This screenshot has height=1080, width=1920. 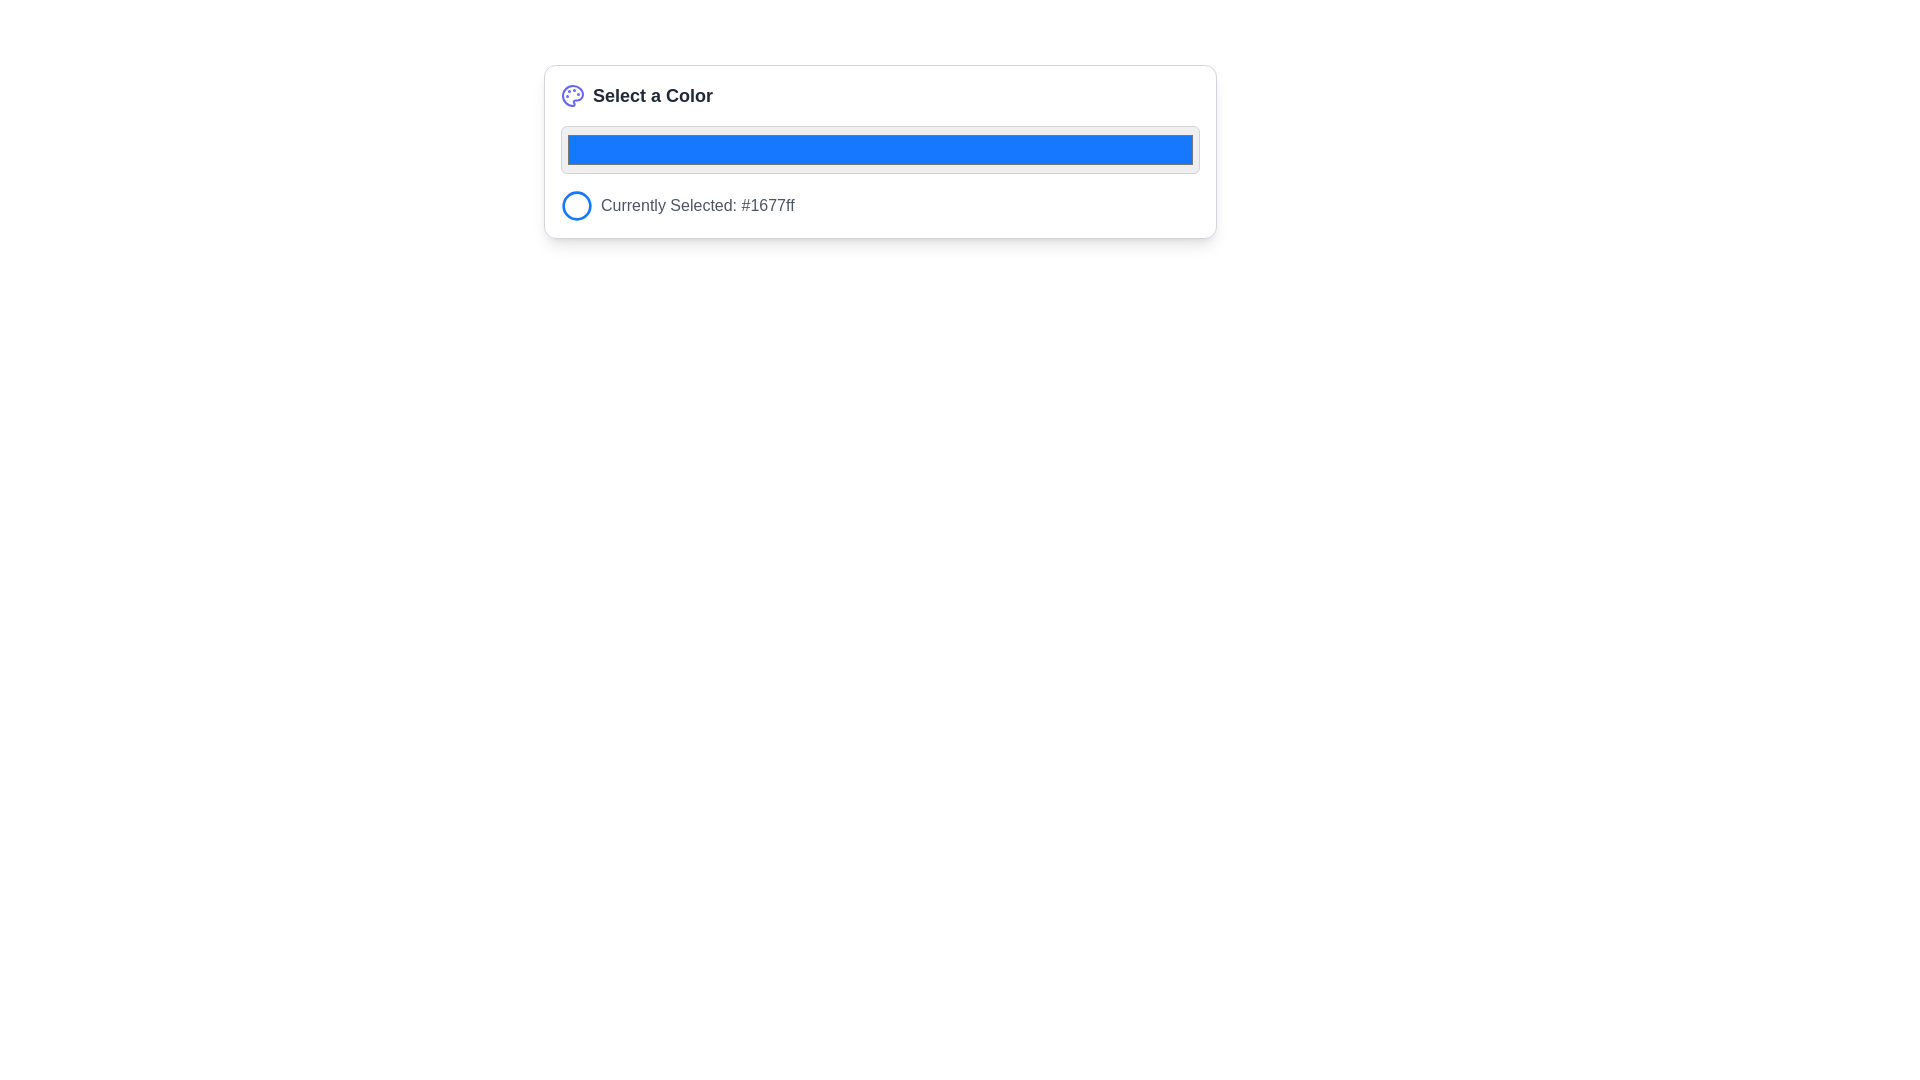 What do you see at coordinates (880, 149) in the screenshot?
I see `the Color Input Field located below the 'Select a Color' title` at bounding box center [880, 149].